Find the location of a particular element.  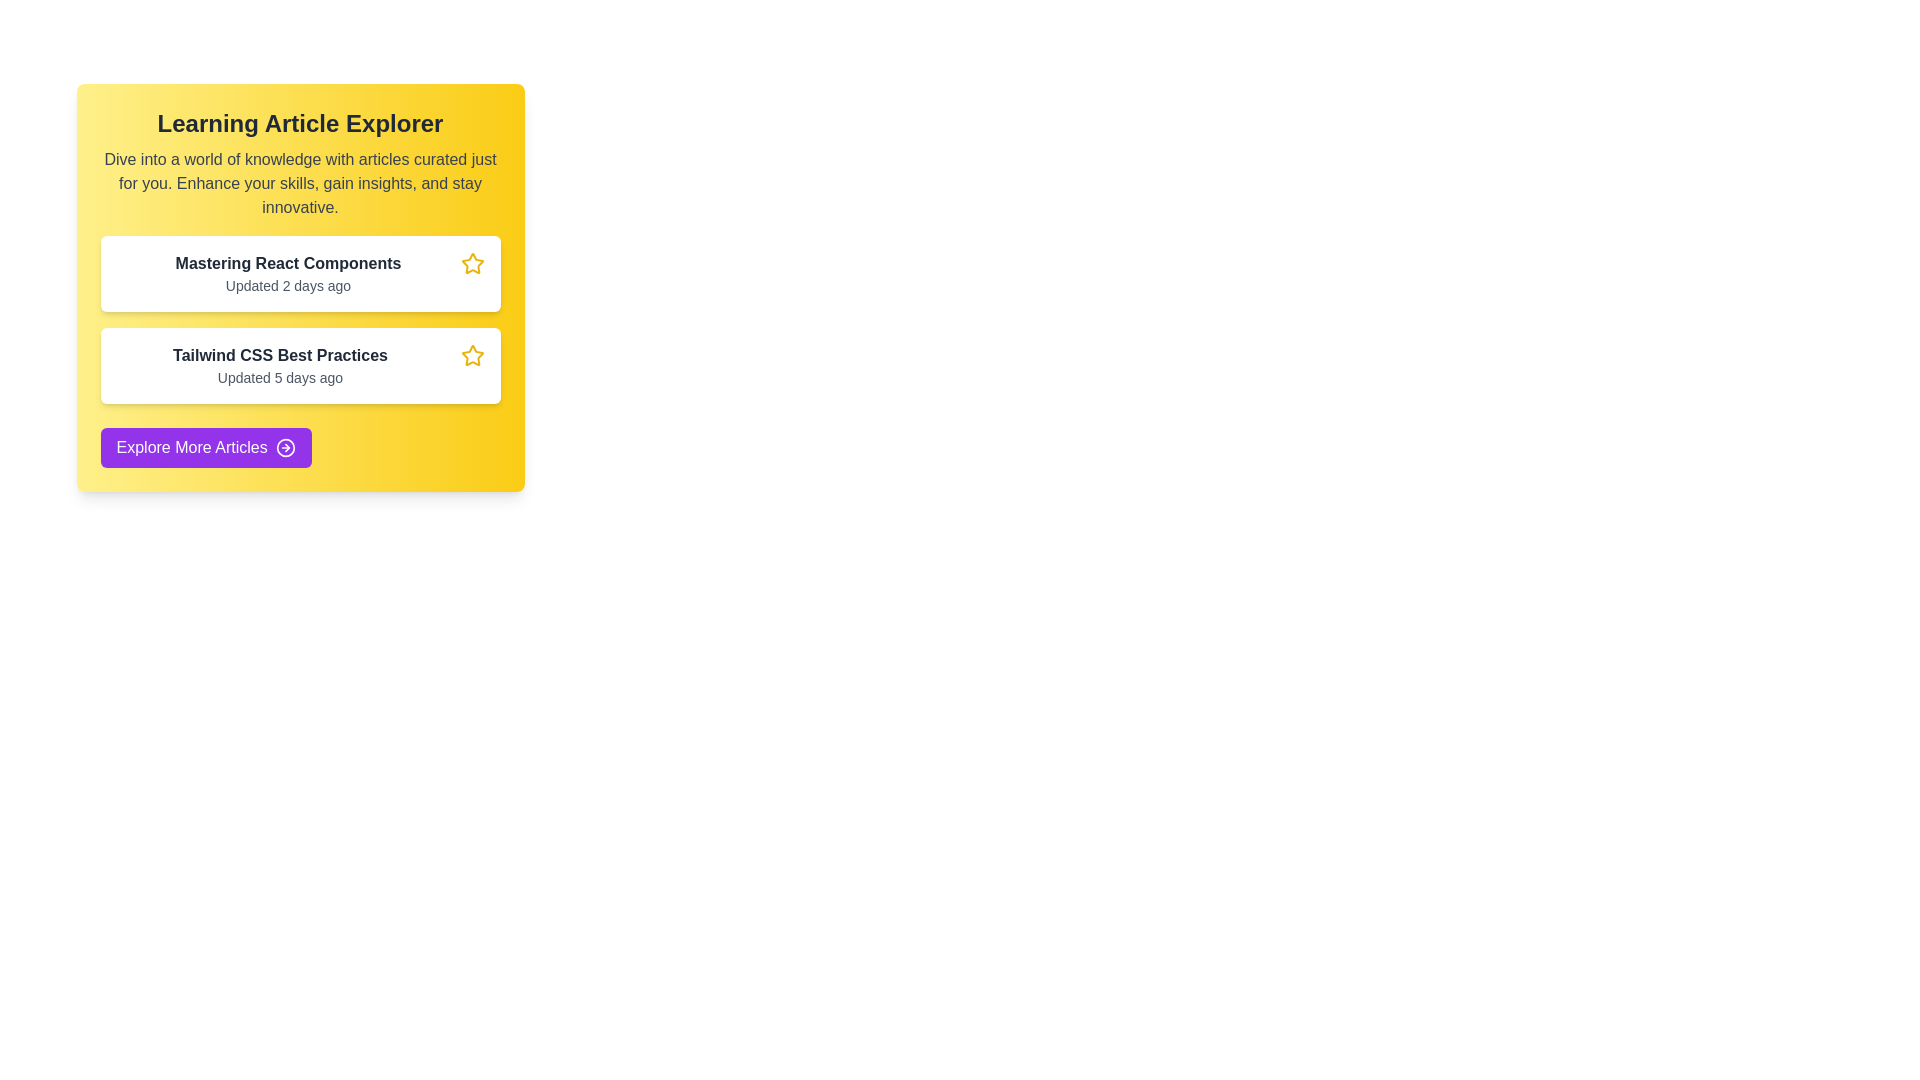

the static text label that reads 'Updated 5 days ago', which is positioned below the title 'Tailwind CSS Best Practices' in a subtle gray font is located at coordinates (279, 378).